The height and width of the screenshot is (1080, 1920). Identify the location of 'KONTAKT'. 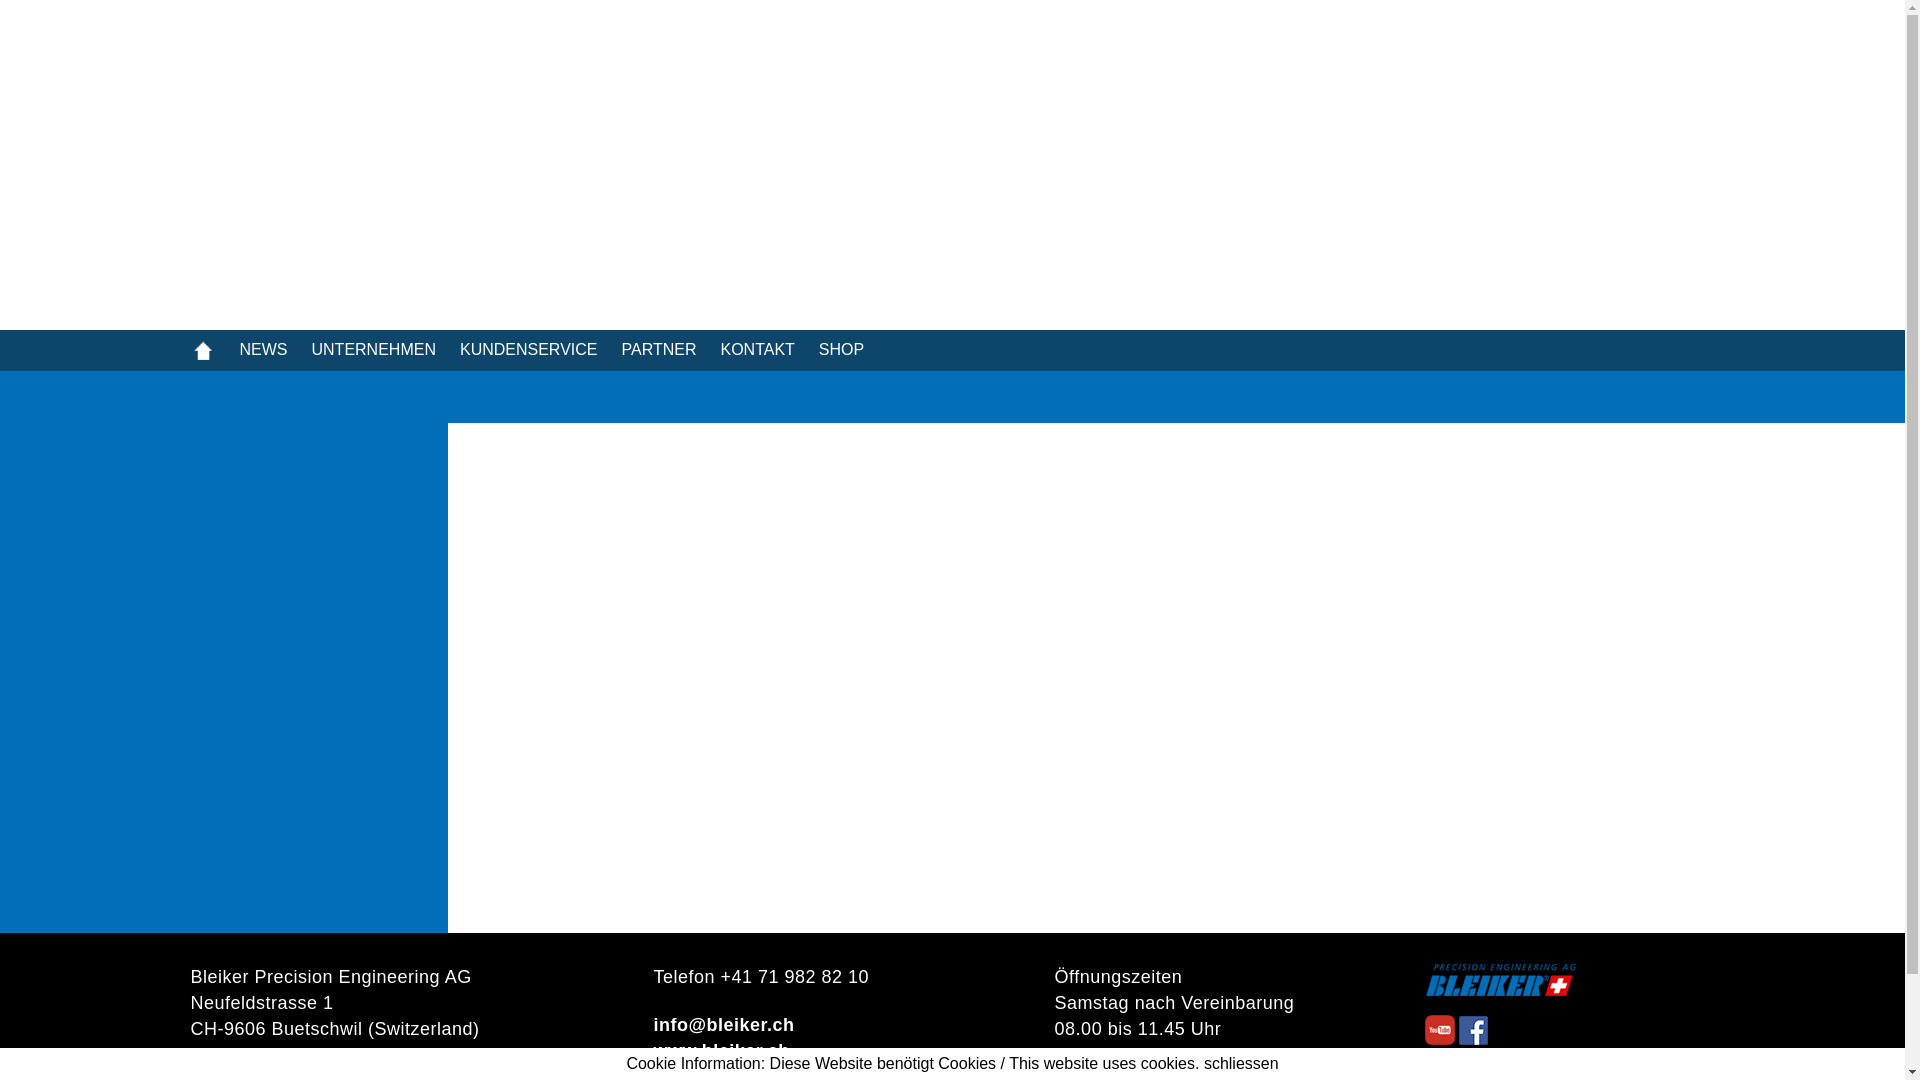
(767, 348).